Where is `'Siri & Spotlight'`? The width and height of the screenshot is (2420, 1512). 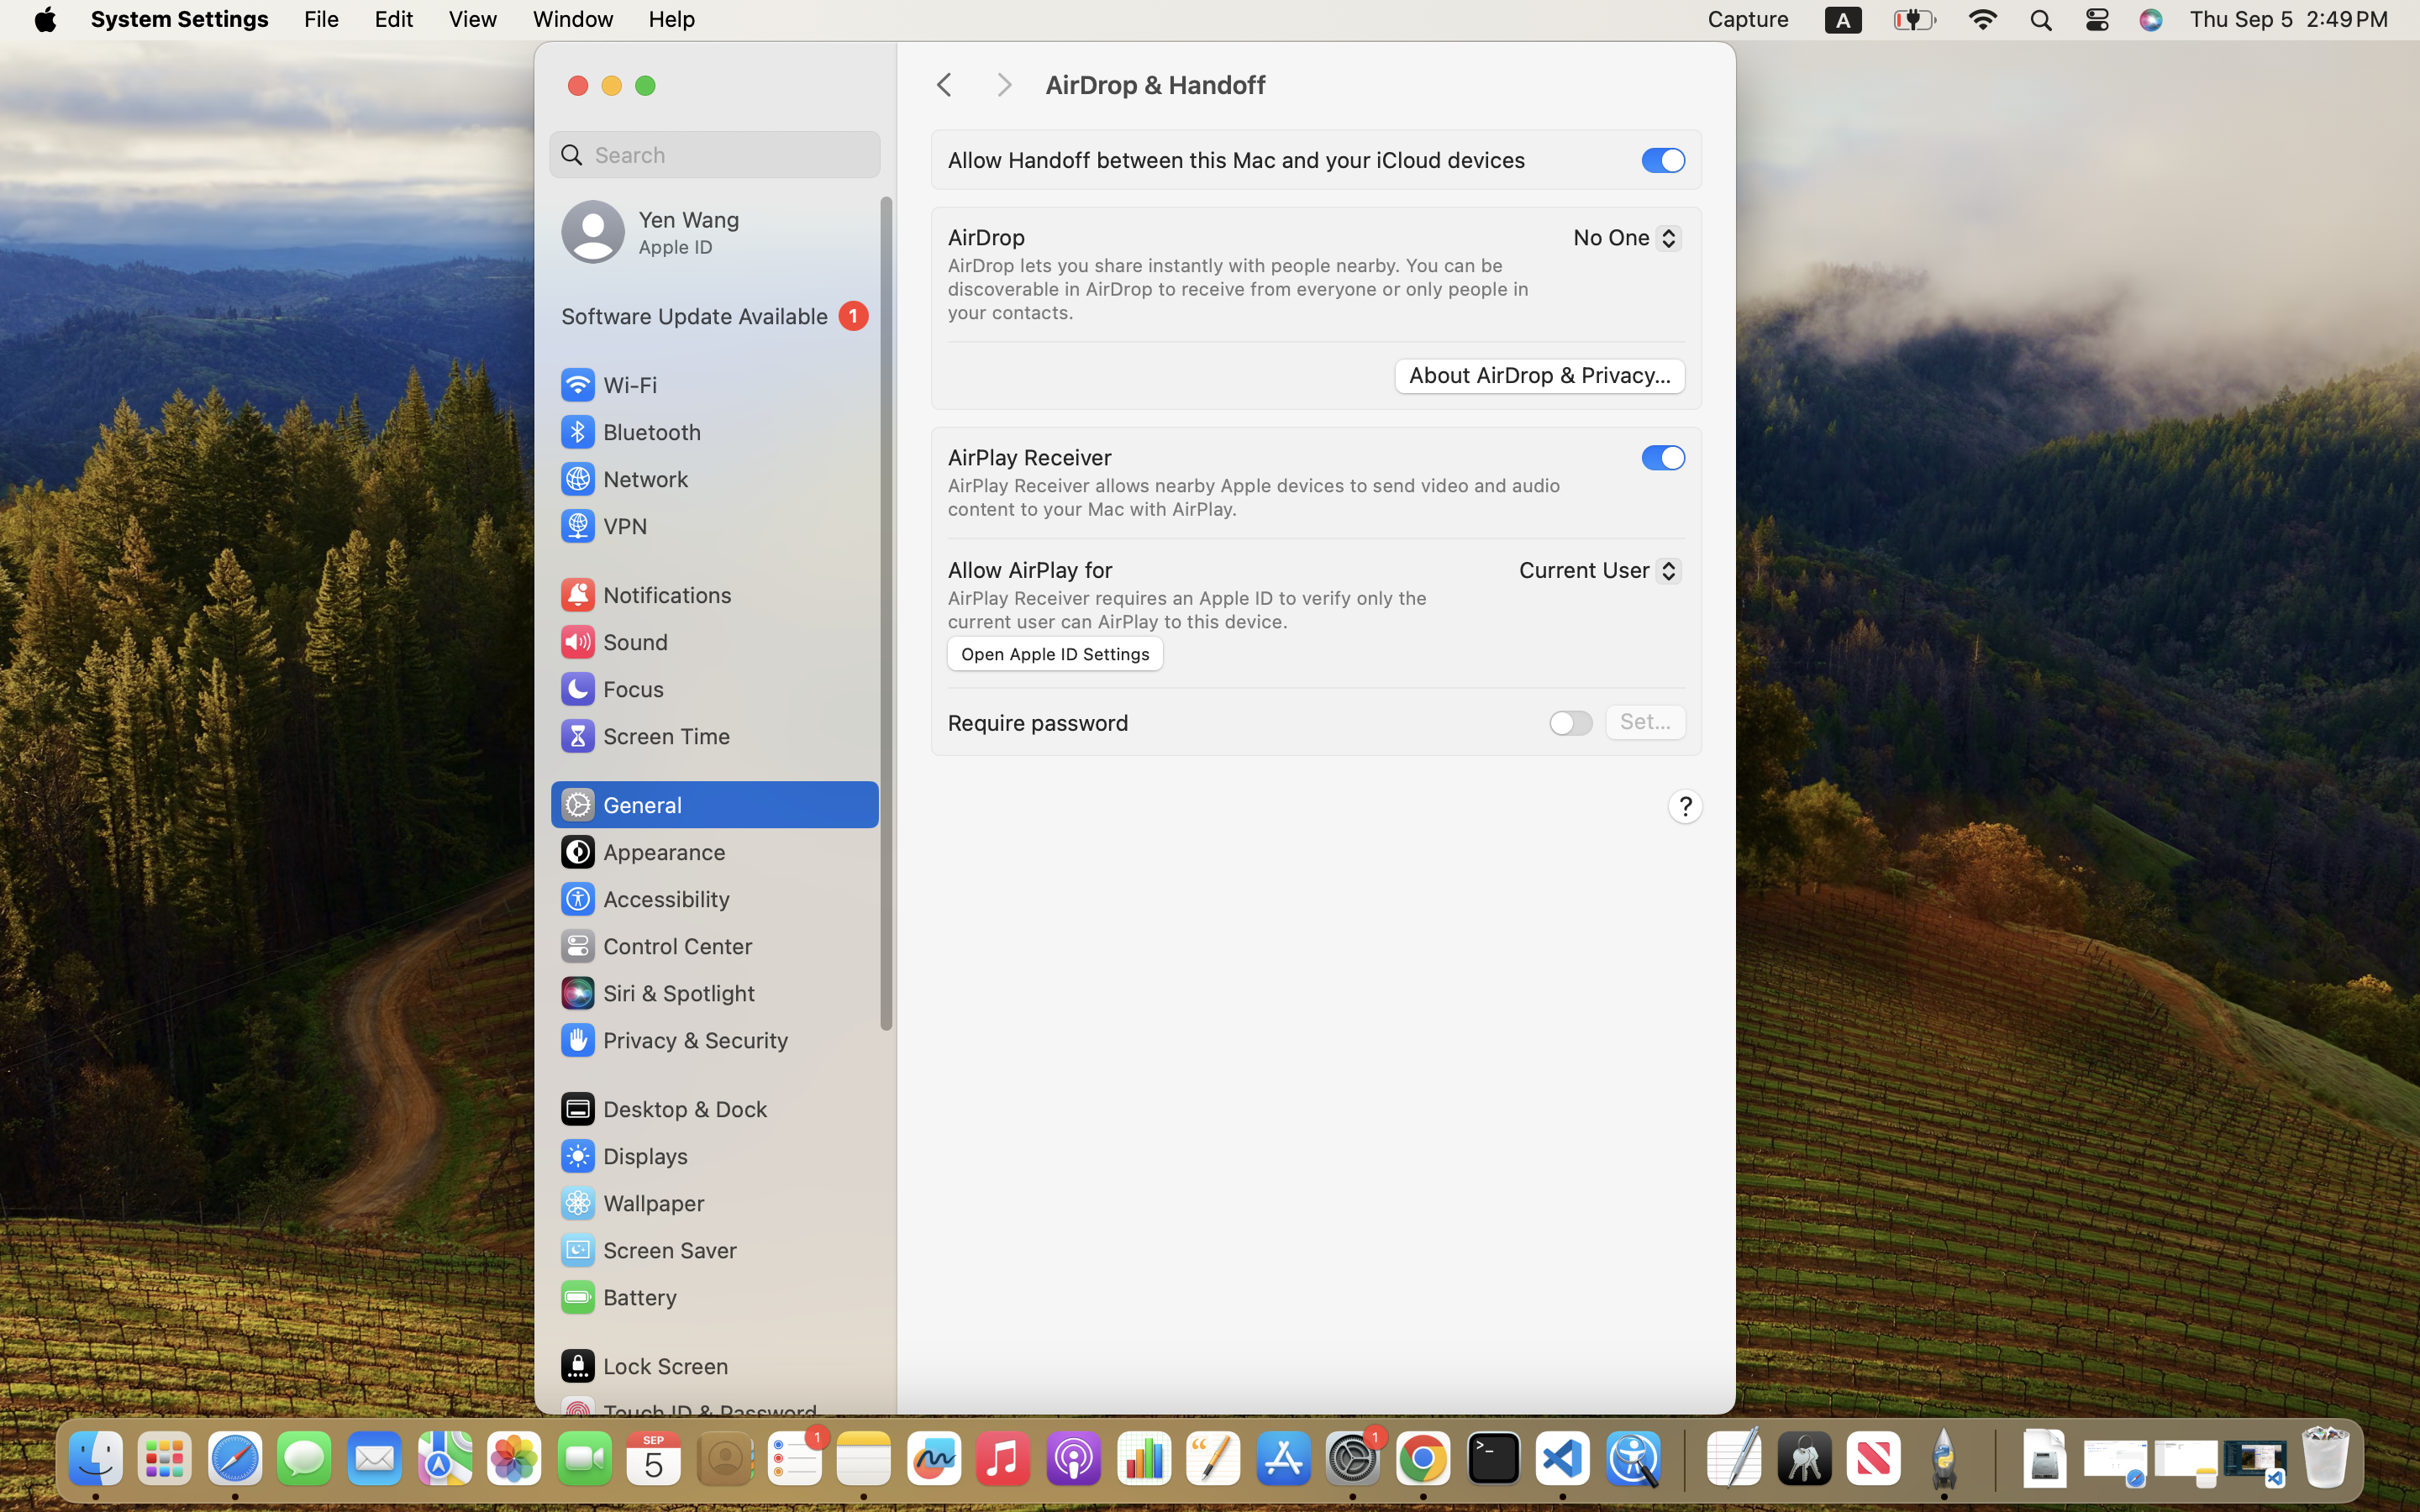
'Siri & Spotlight' is located at coordinates (655, 992).